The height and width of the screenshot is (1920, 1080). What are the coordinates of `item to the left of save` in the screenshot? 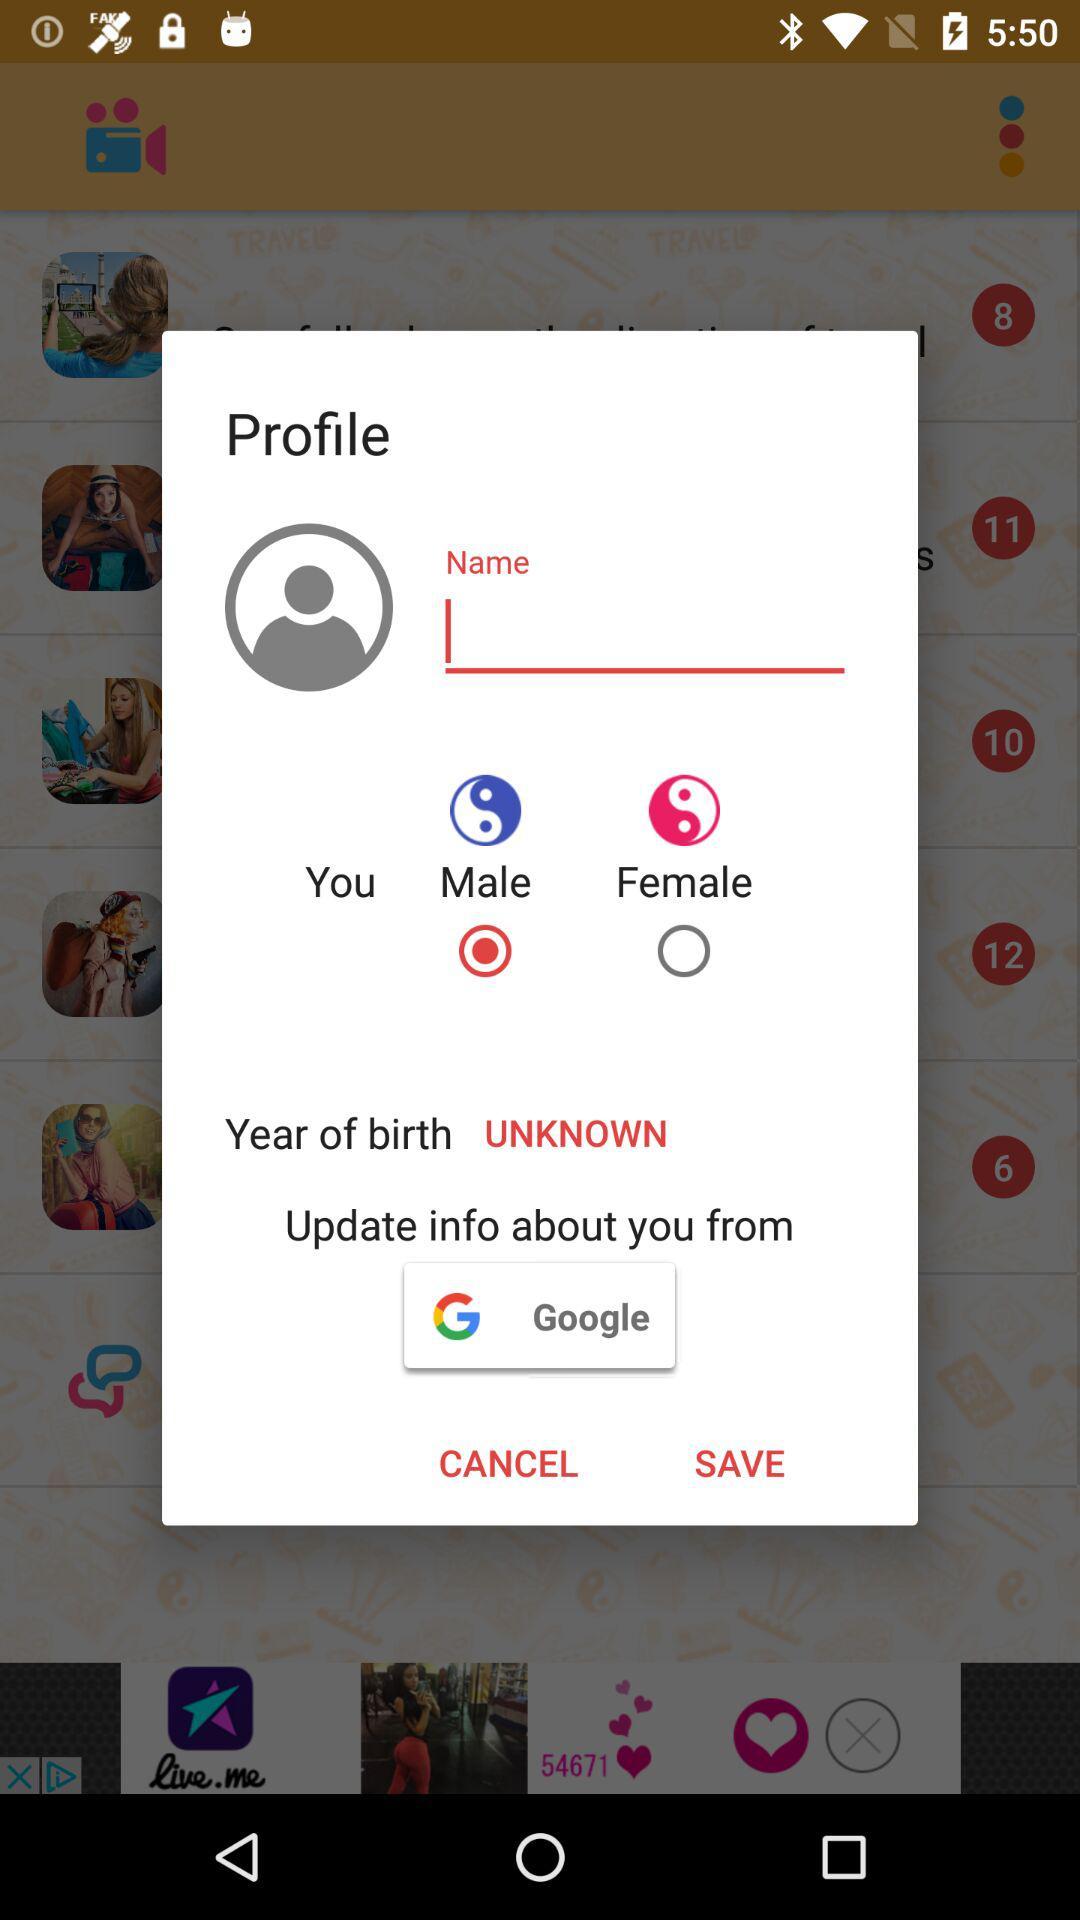 It's located at (507, 1462).